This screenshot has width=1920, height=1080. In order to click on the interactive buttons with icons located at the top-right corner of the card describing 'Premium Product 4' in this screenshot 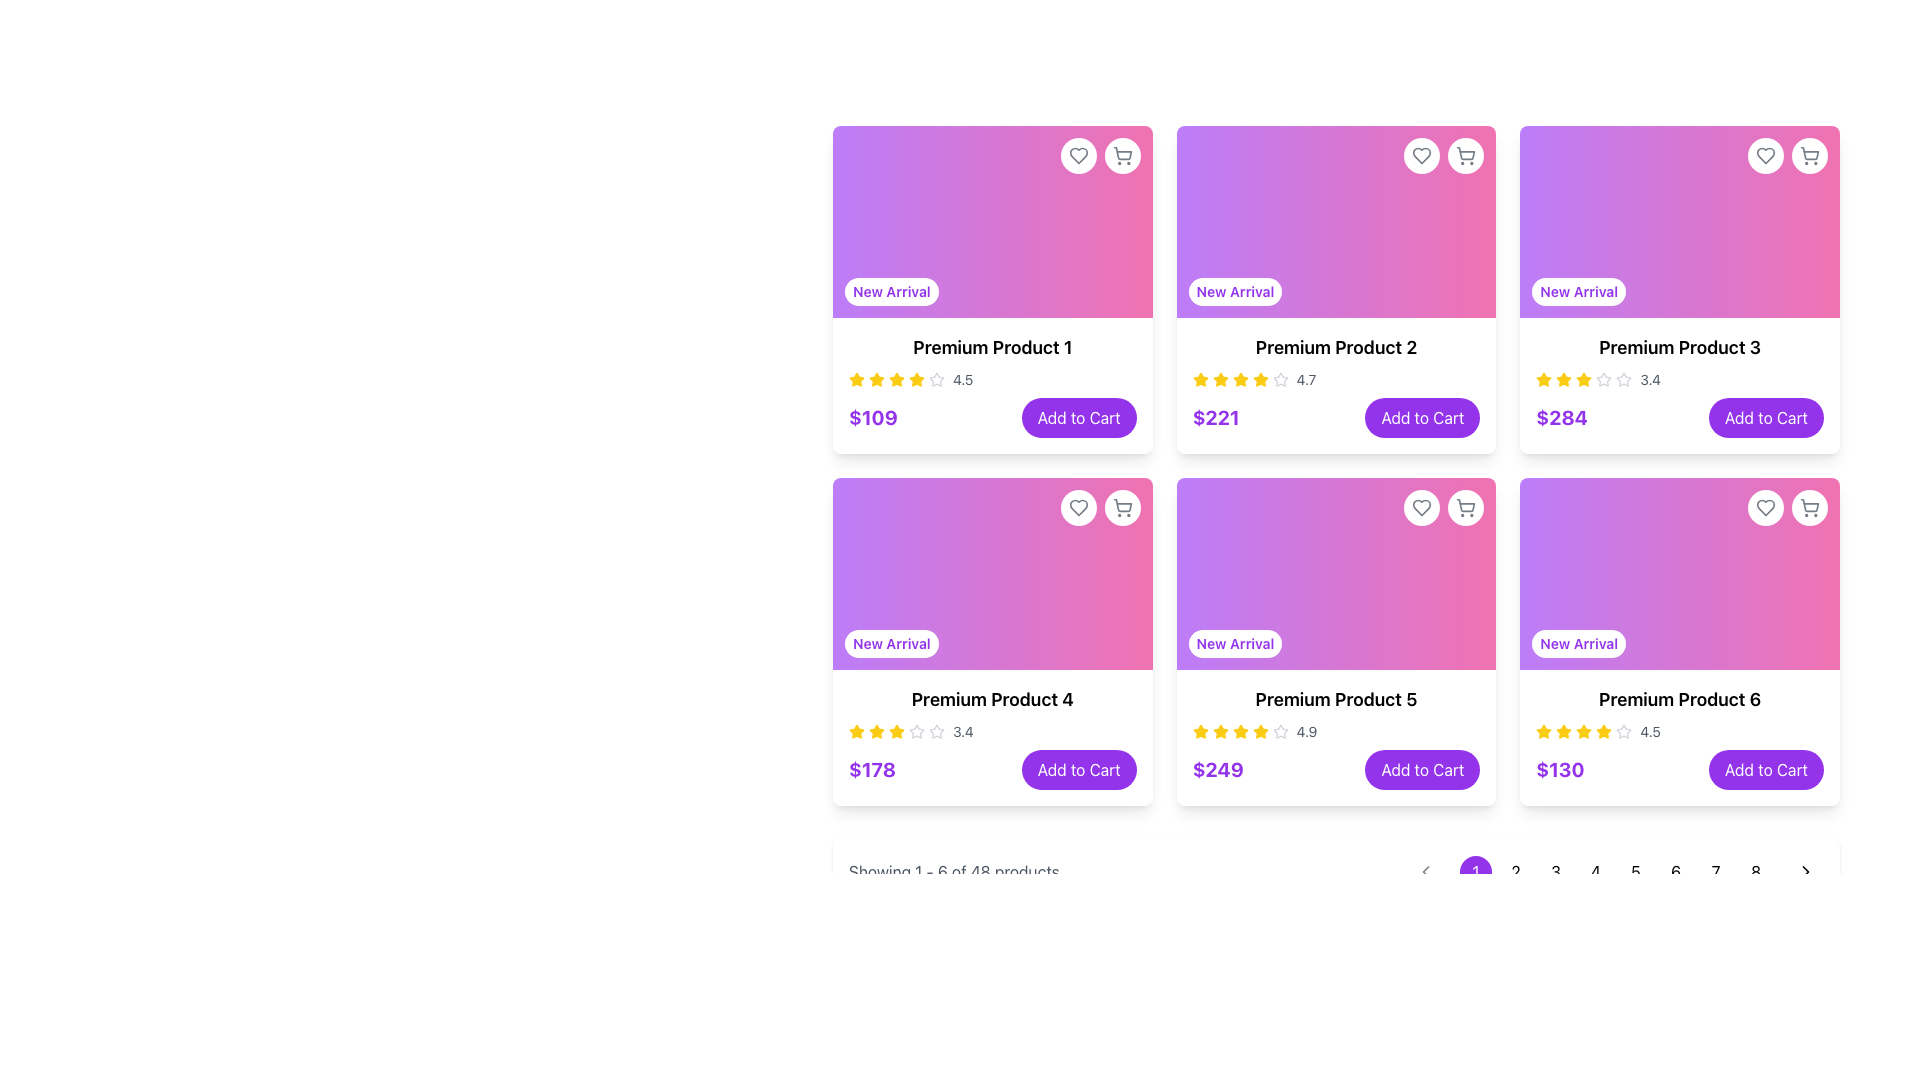, I will do `click(1099, 507)`.